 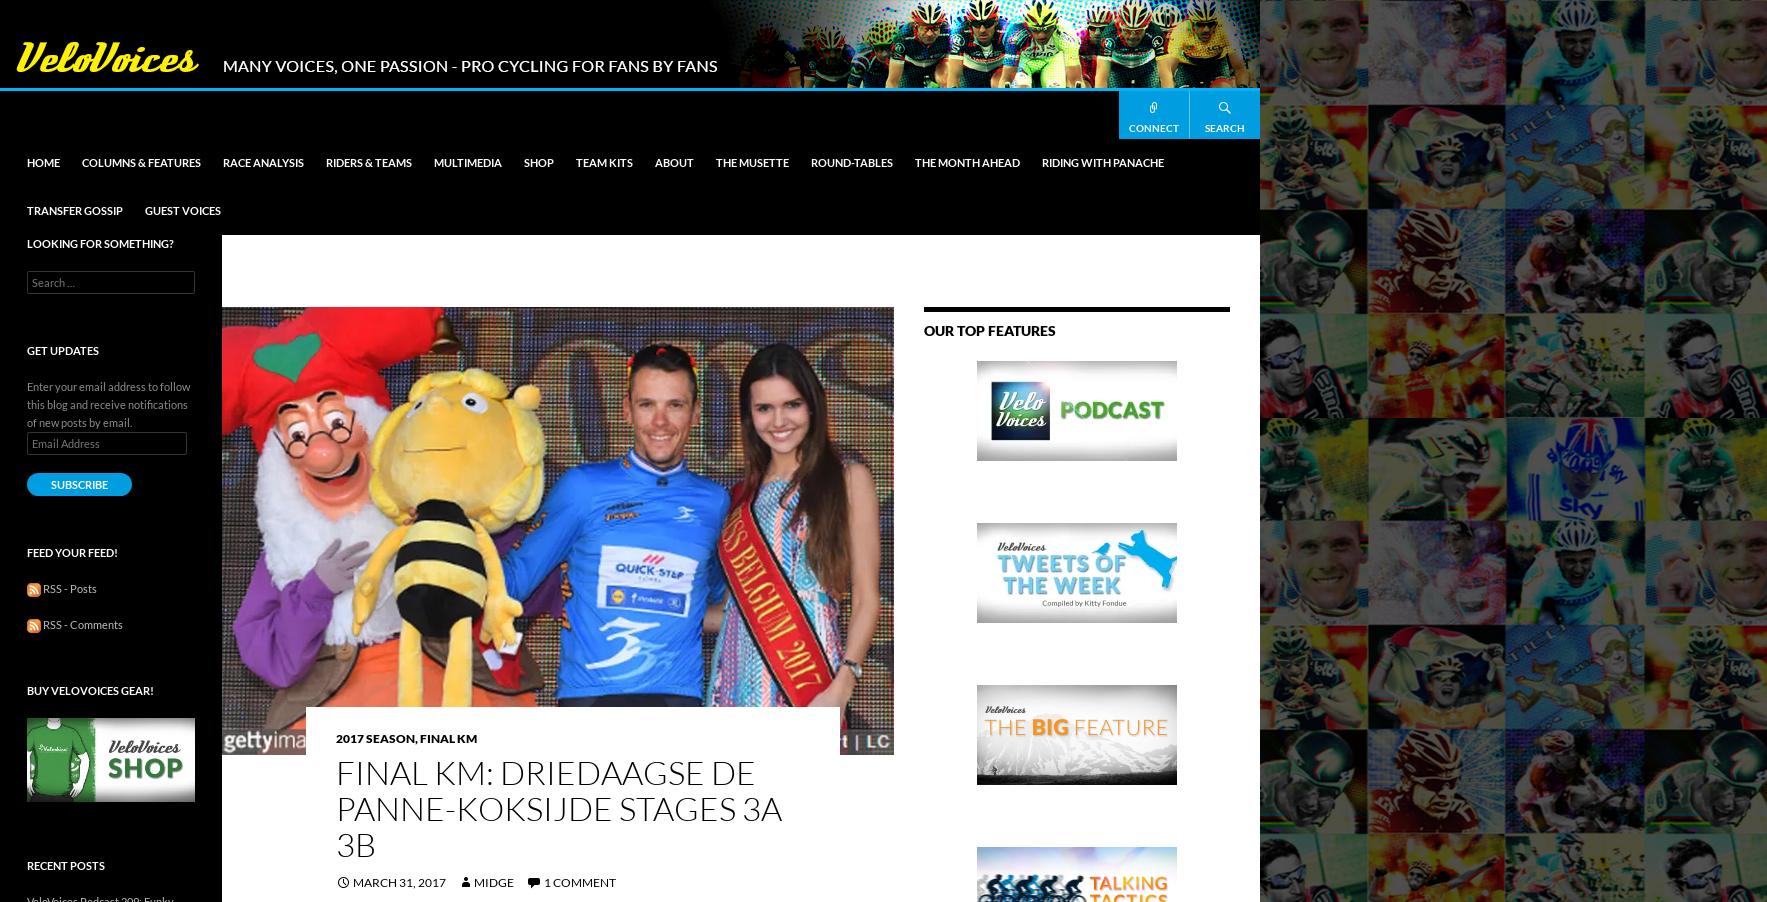 I want to click on 'Round-Tables', so click(x=810, y=161).